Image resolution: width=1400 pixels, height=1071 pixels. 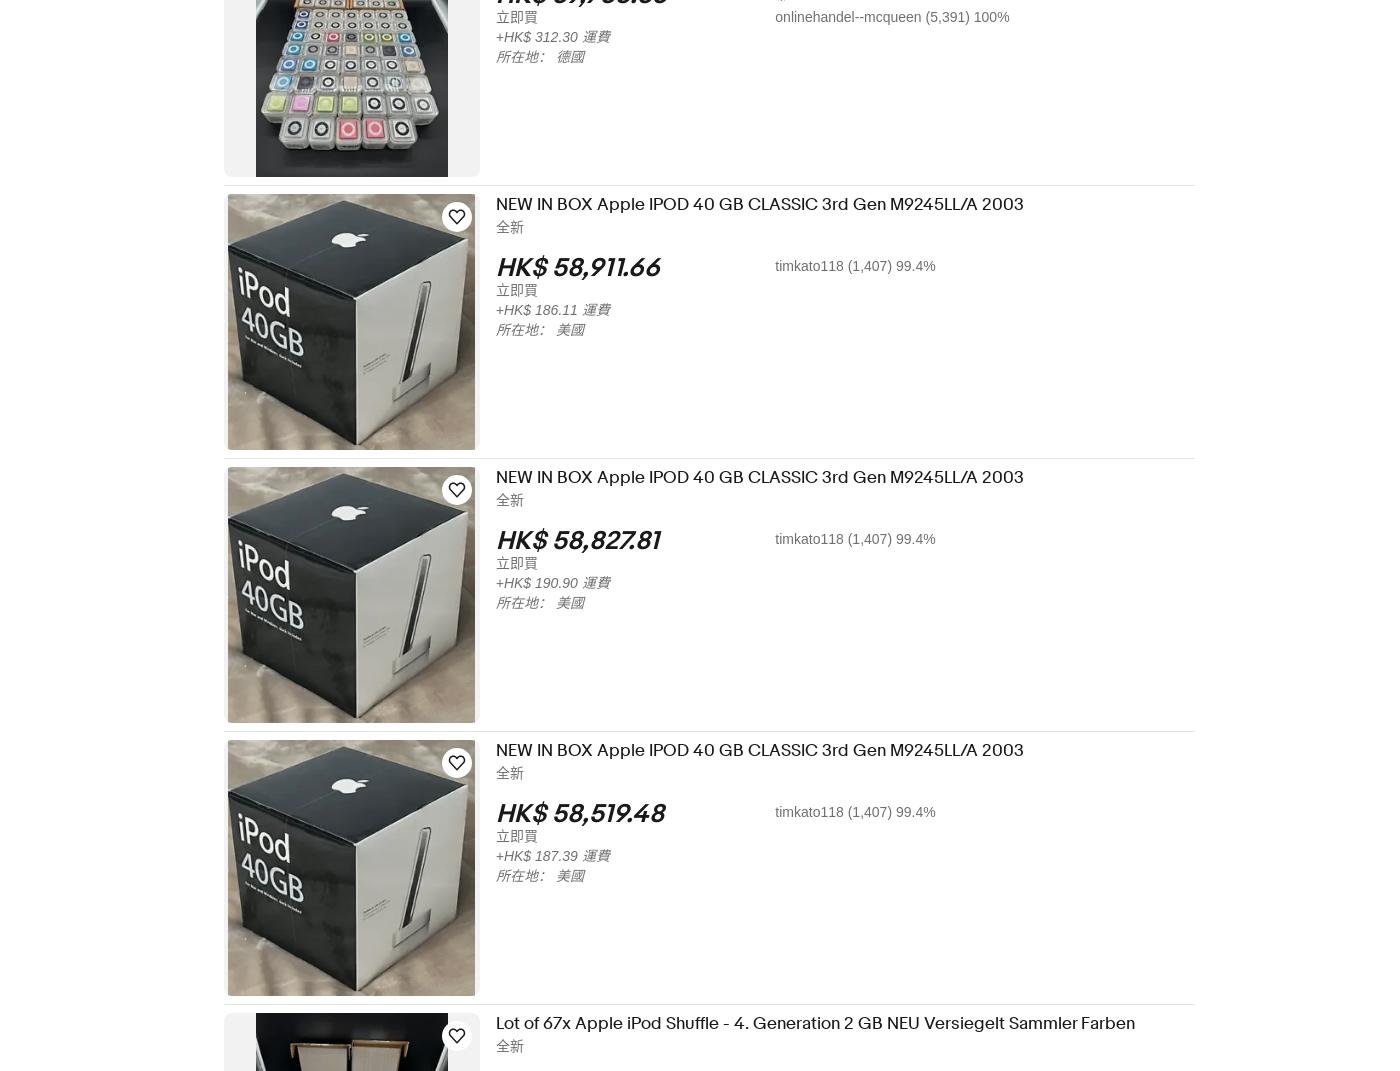 I want to click on '+HK$ 190.90 運費', so click(x=566, y=583).